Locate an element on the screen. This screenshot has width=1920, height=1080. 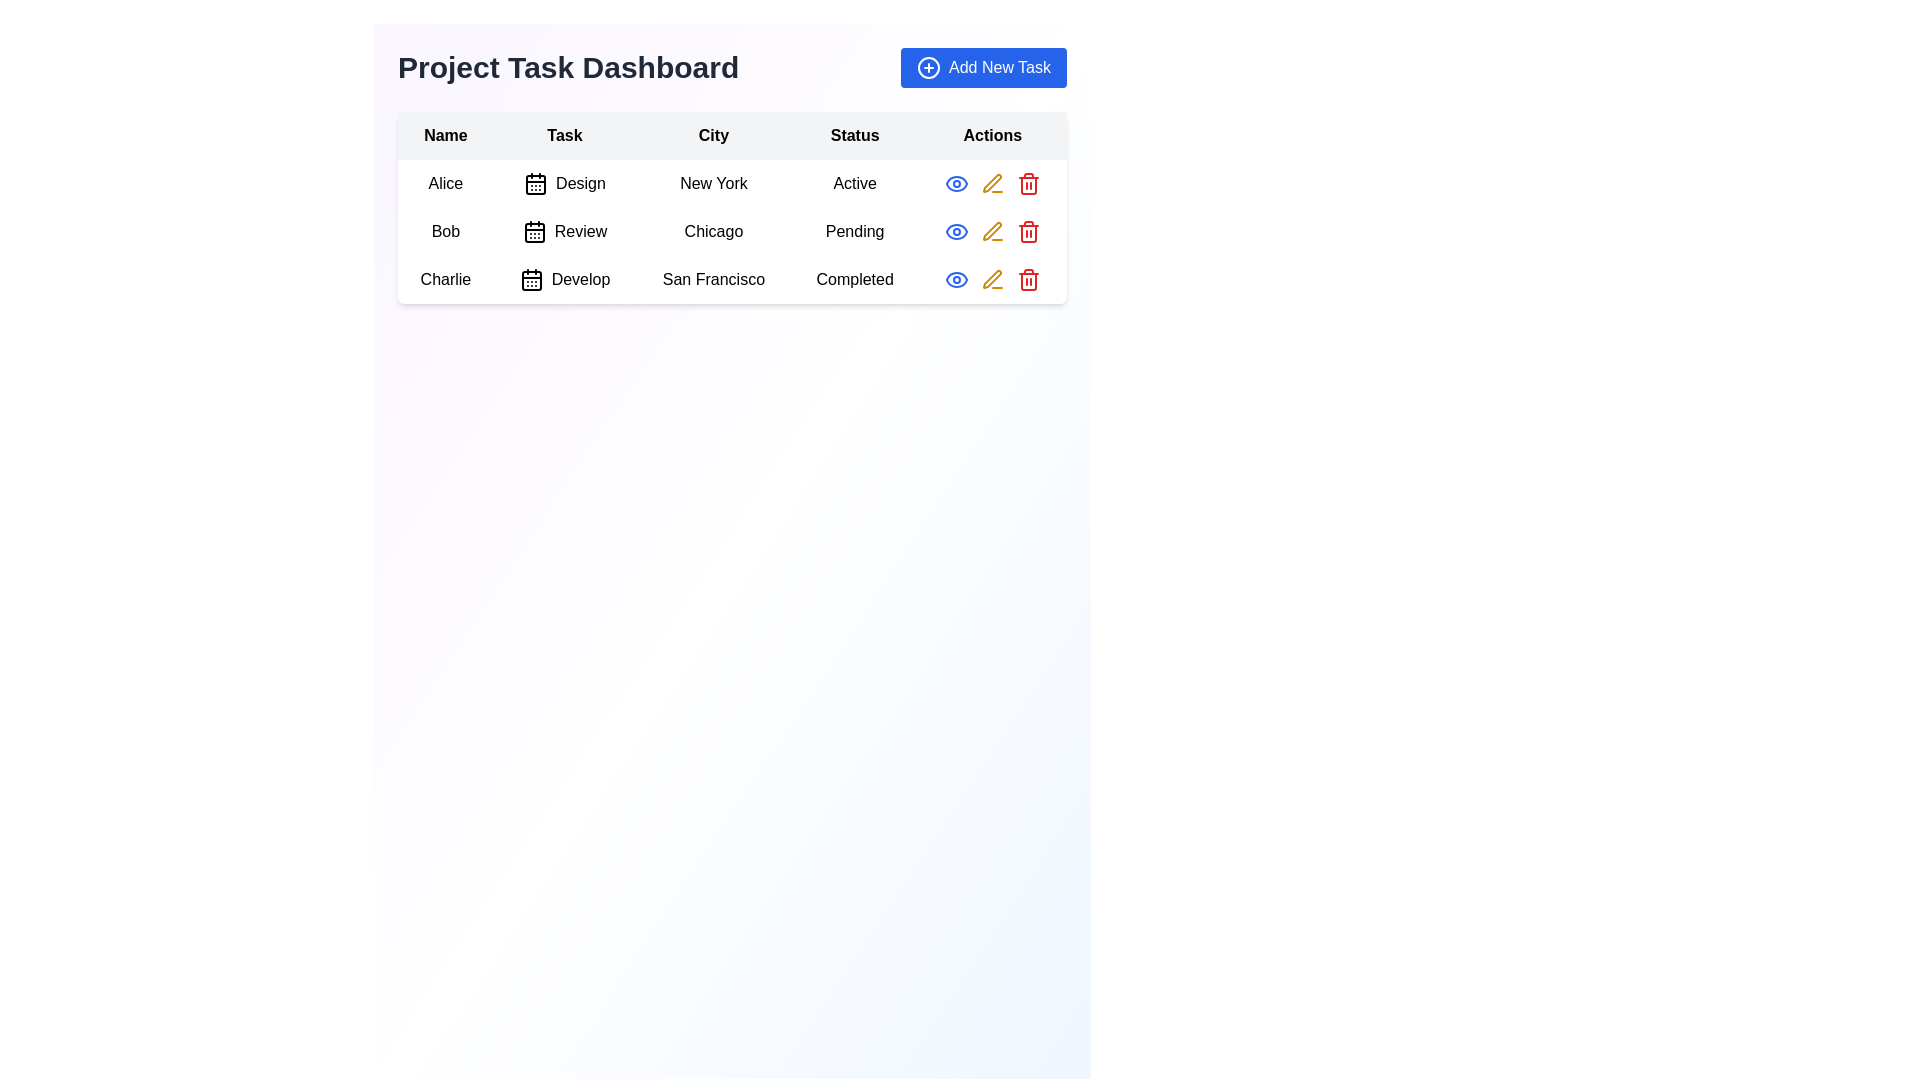
the text label displaying 'Alice' located in the first row and first column of the tabular layout under the column header 'Name' is located at coordinates (445, 184).